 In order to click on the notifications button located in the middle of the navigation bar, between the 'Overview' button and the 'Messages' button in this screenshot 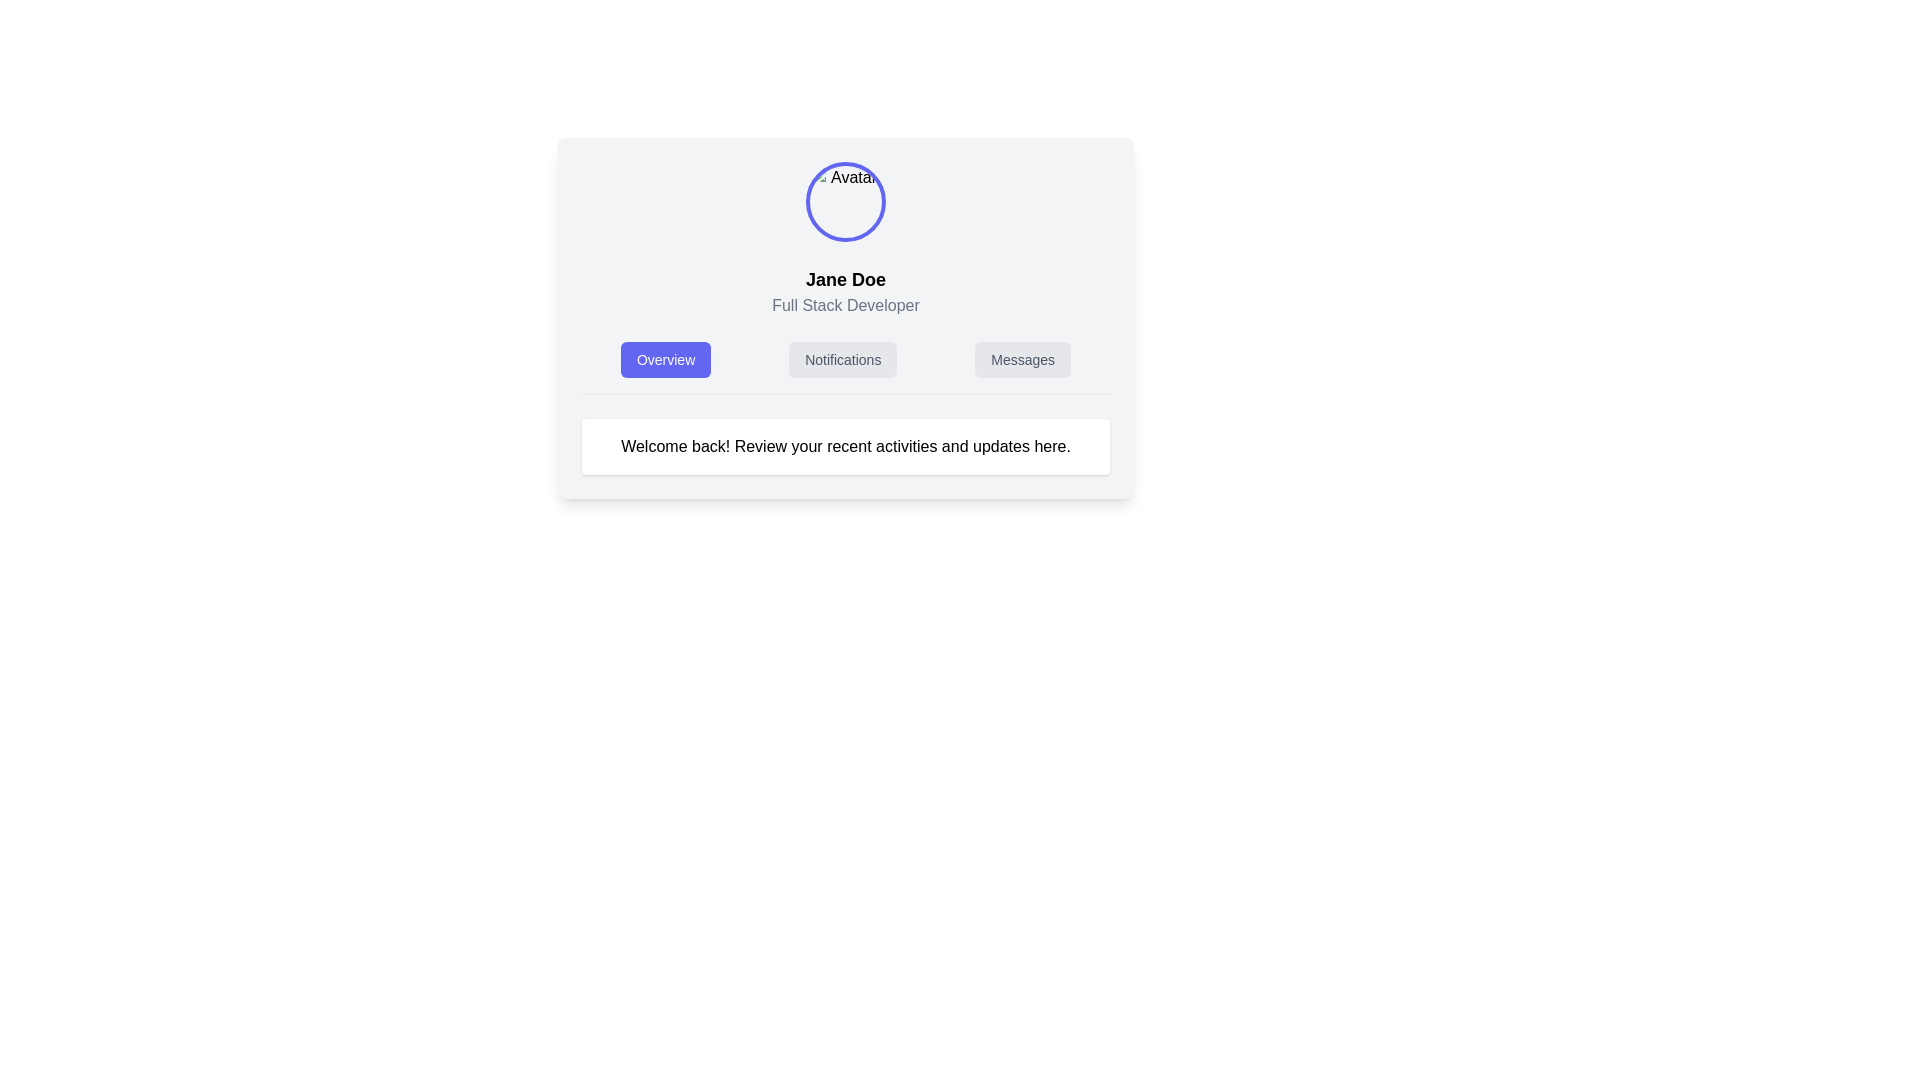, I will do `click(845, 367)`.